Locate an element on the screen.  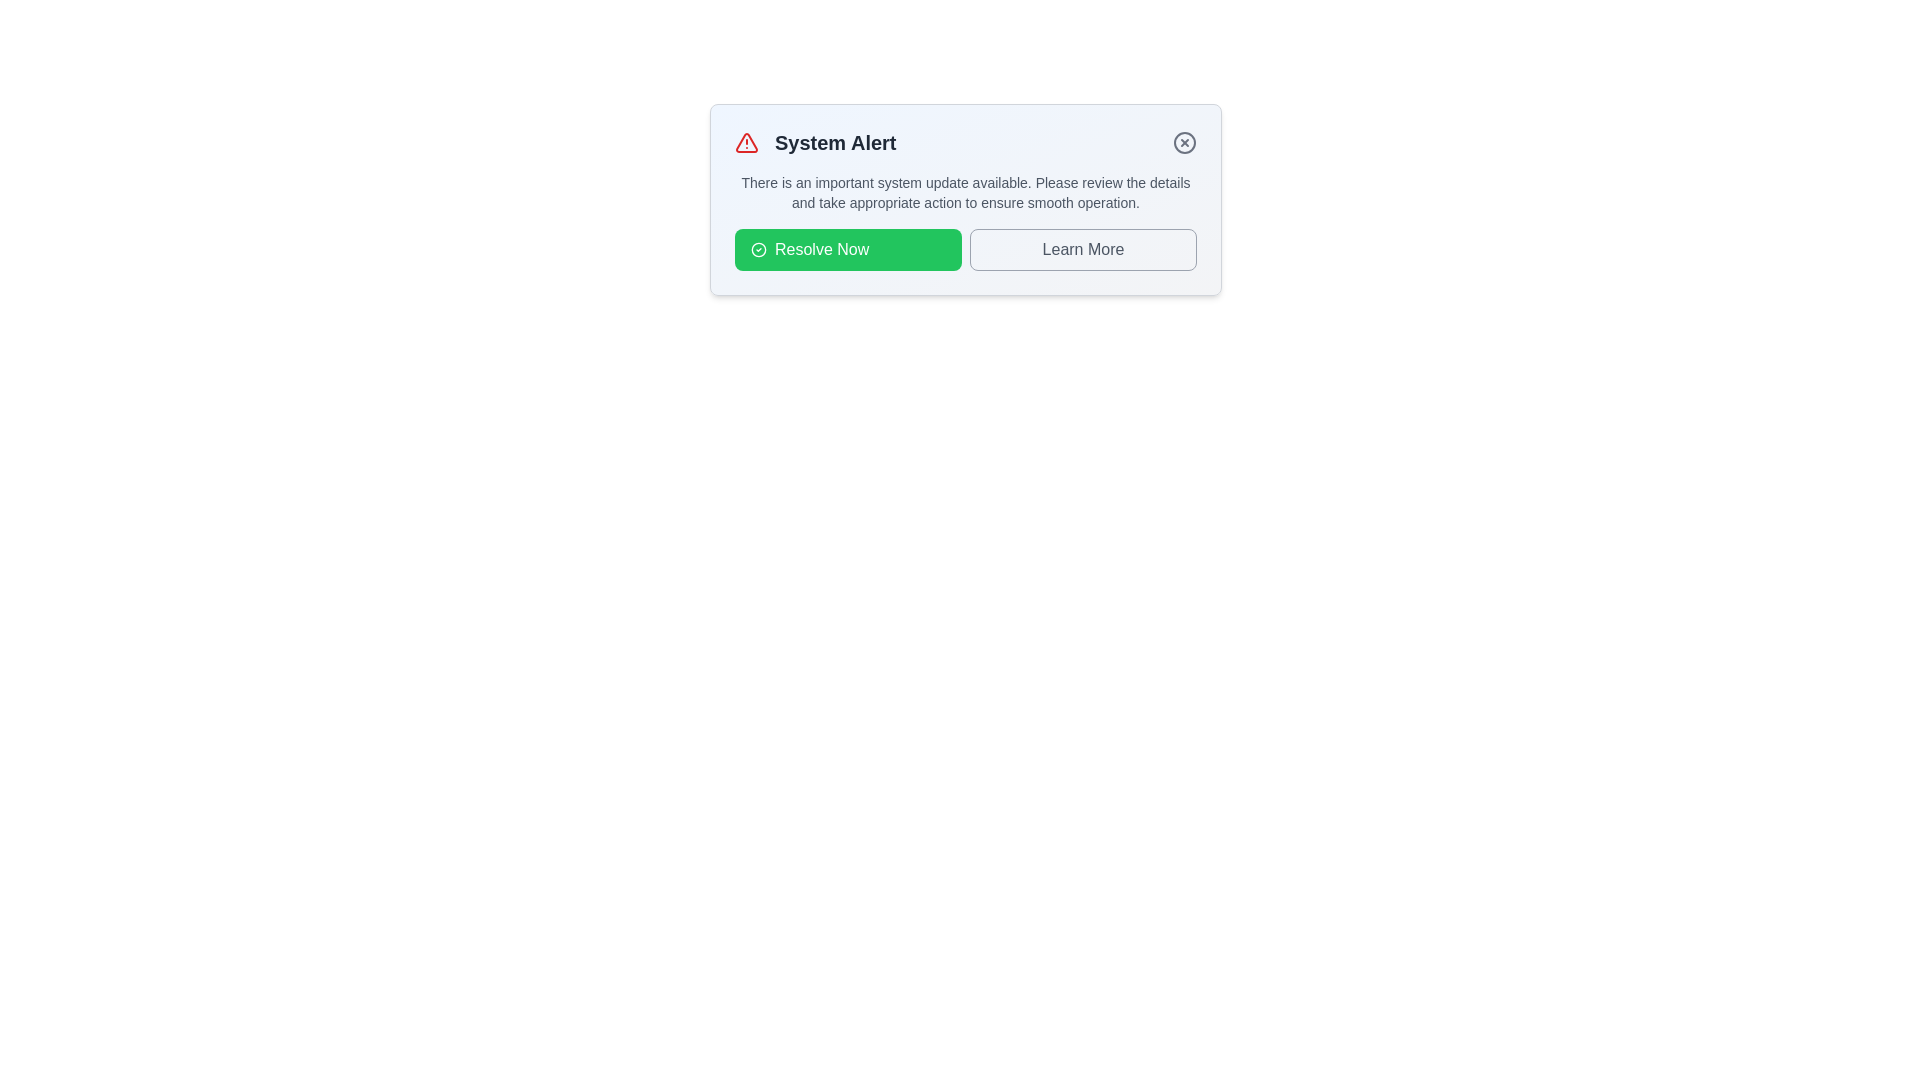
the 'Learn More' button to access additional information is located at coordinates (1082, 249).